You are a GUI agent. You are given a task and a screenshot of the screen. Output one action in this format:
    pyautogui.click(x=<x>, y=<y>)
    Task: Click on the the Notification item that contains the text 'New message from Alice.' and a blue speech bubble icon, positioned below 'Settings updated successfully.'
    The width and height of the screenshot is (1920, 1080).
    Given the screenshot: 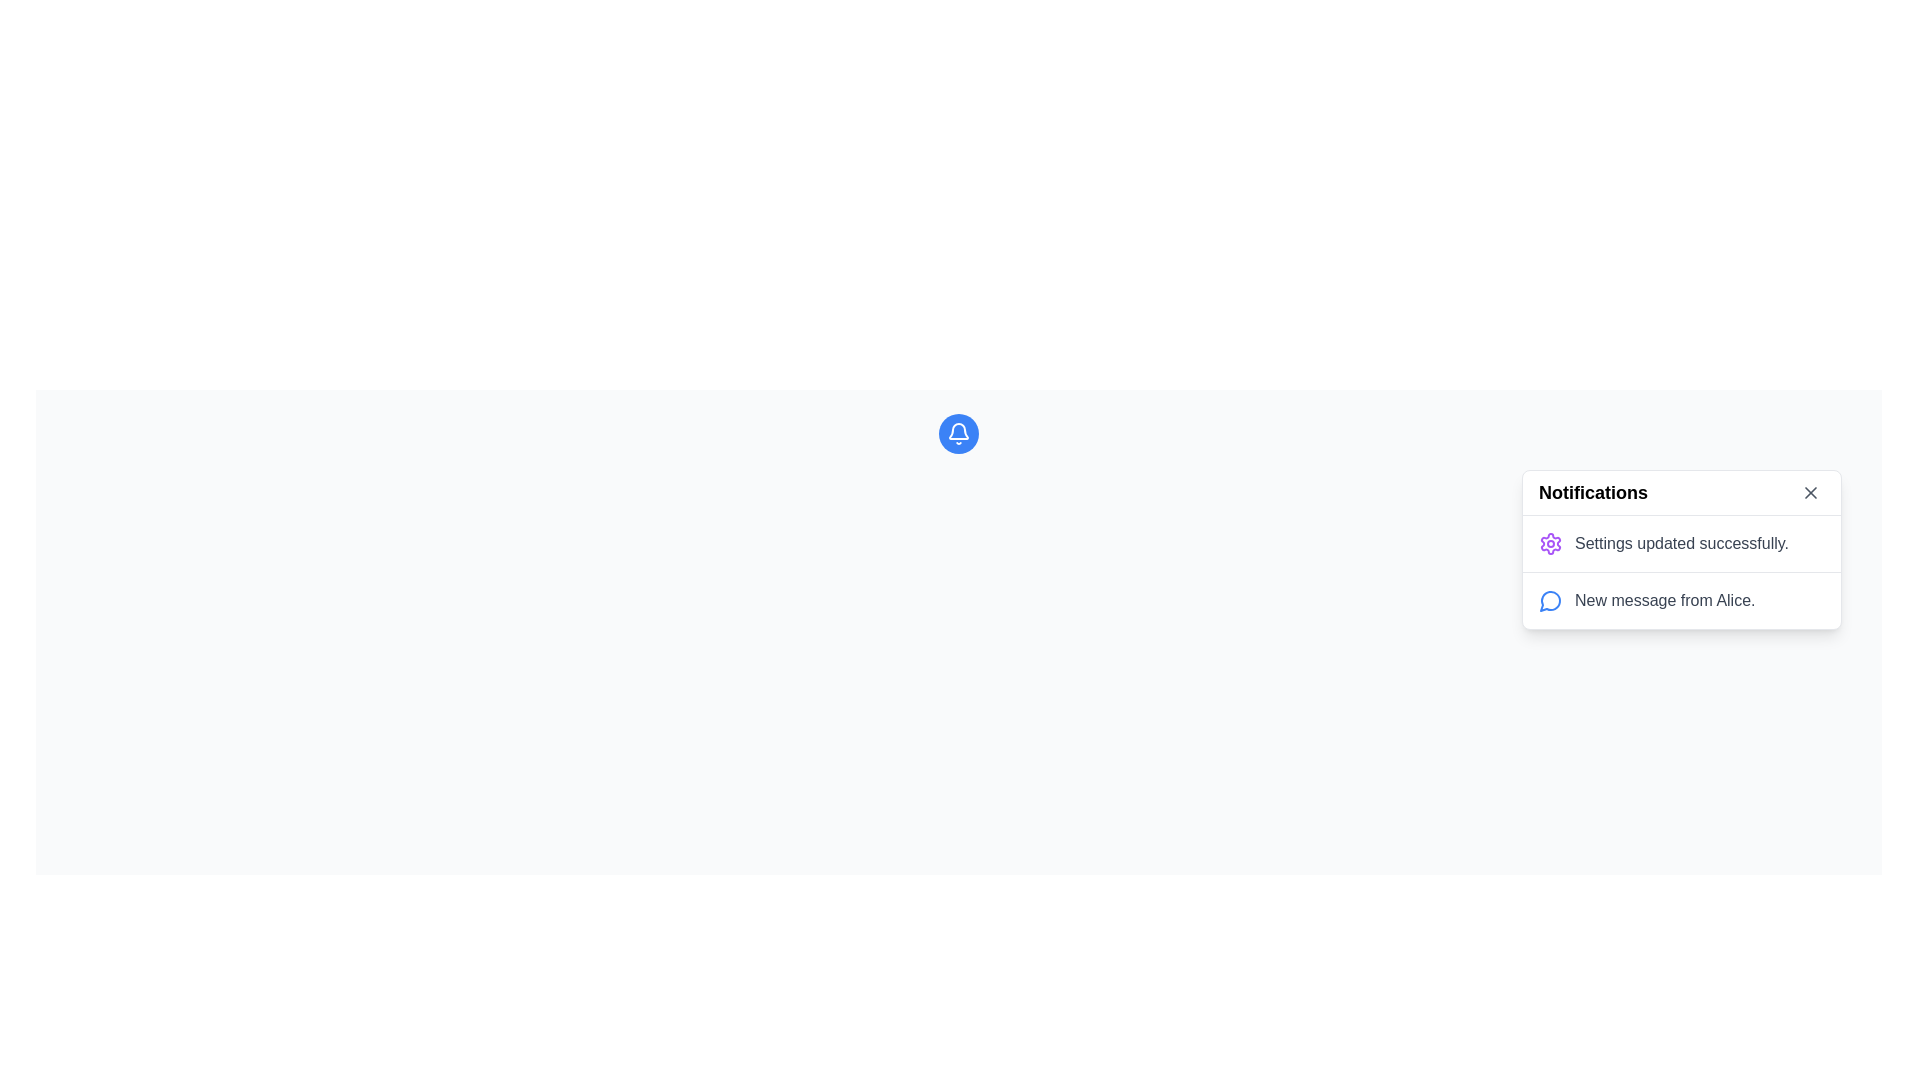 What is the action you would take?
    pyautogui.click(x=1680, y=599)
    